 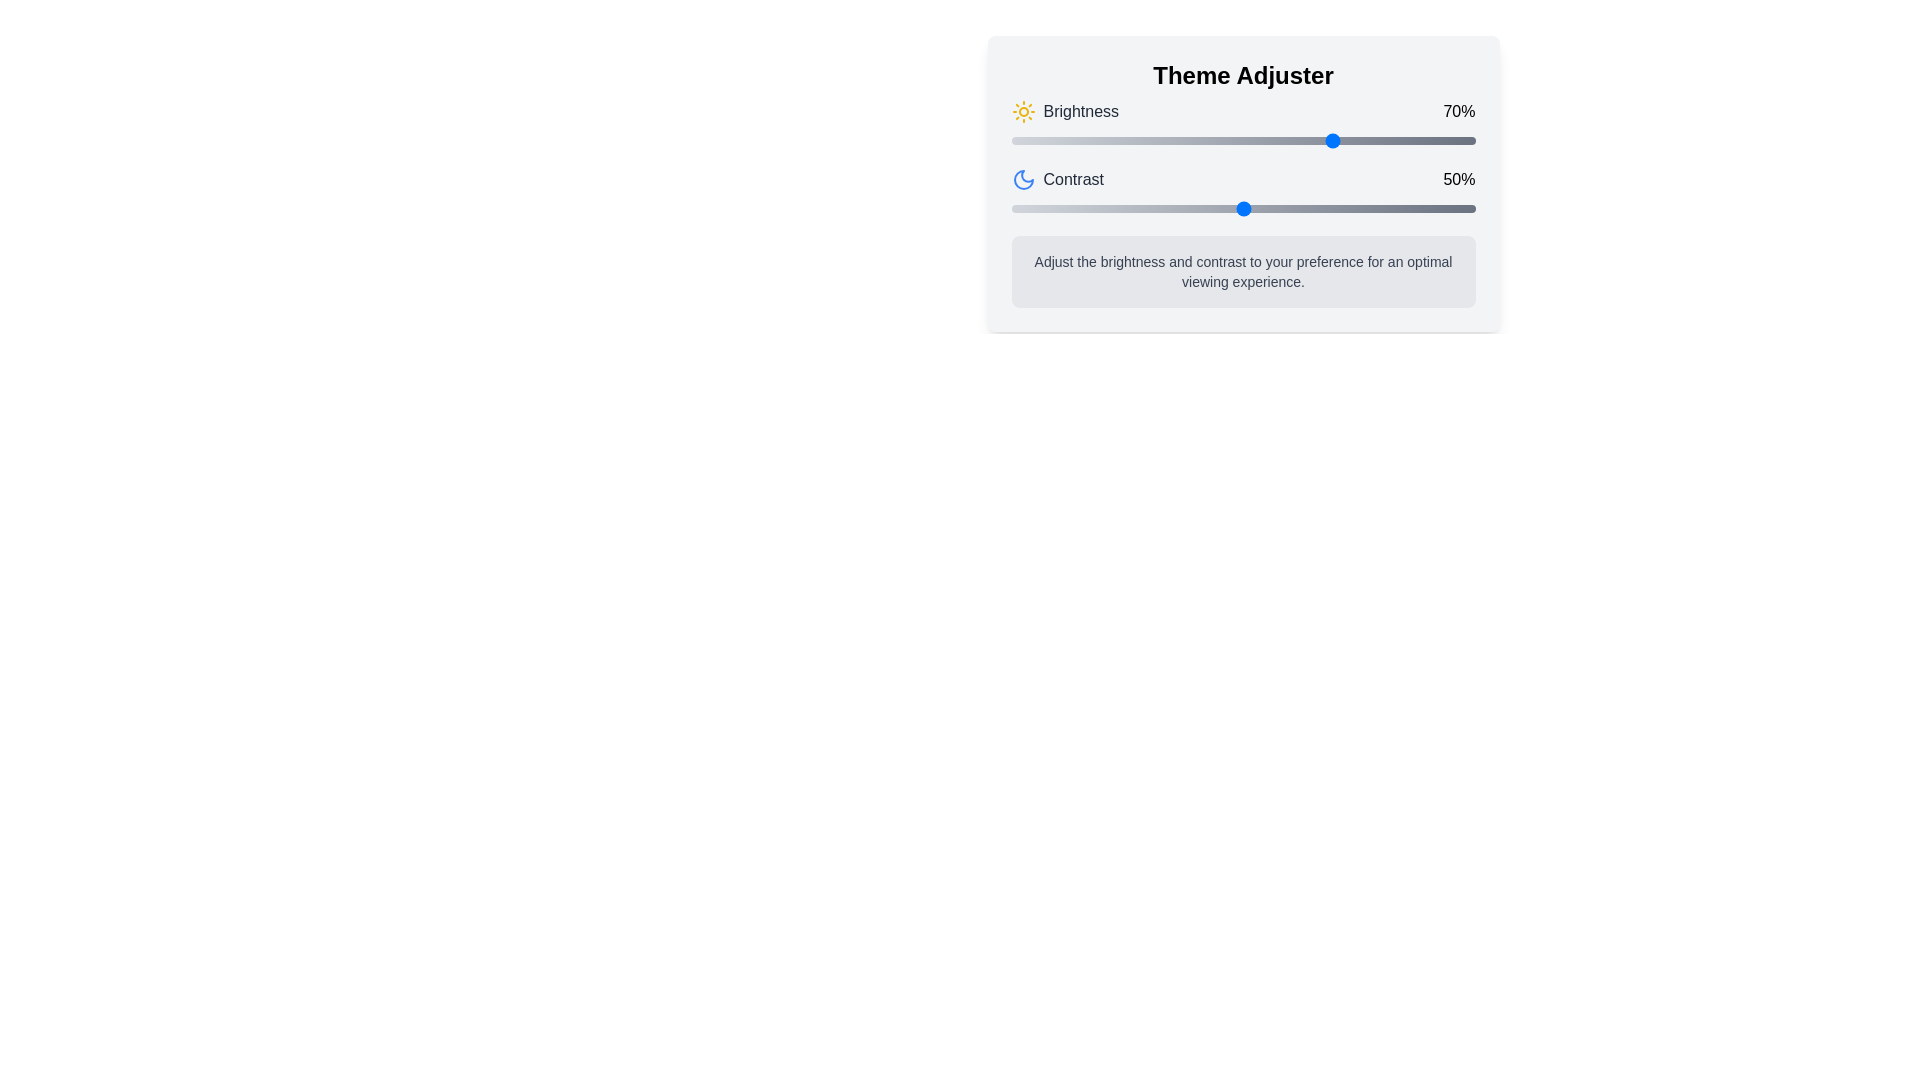 I want to click on the text display indicating '50%' that is part of the contrast adjustment section, positioned to the right of the contrast slider and label, so click(x=1459, y=180).